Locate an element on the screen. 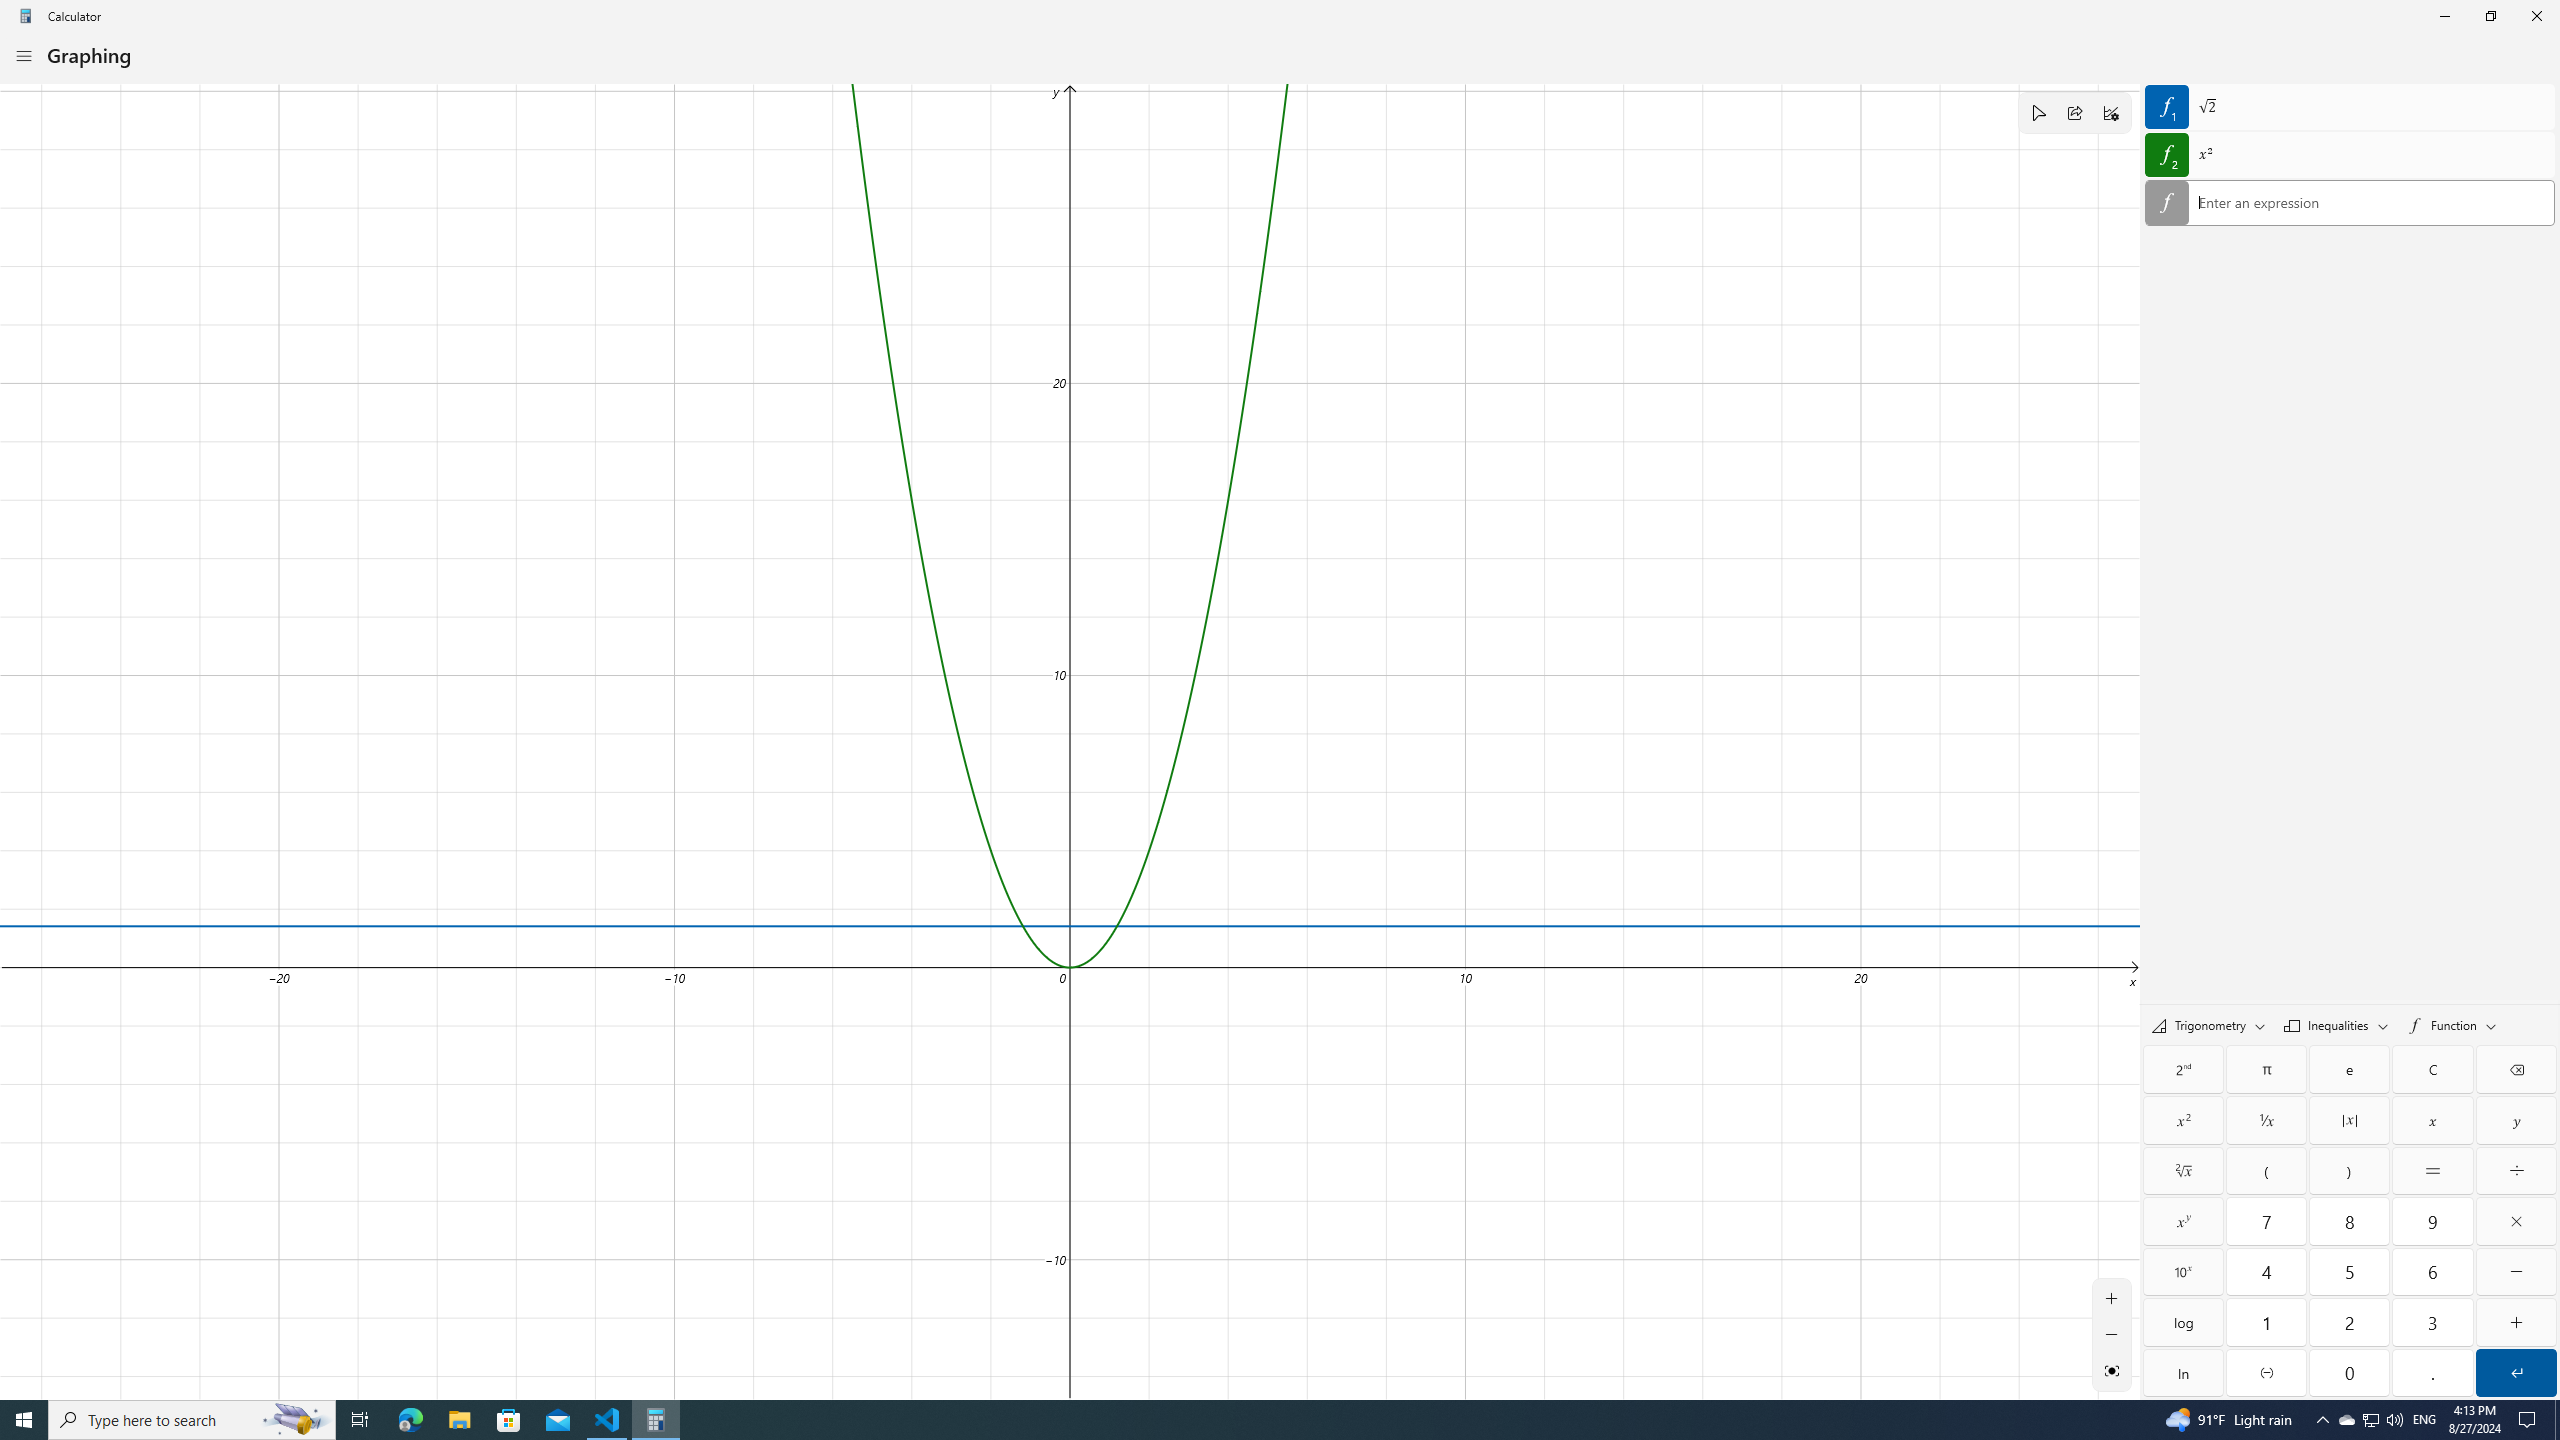 The image size is (2560, 1440). 'Zoom out' is located at coordinates (2111, 1333).